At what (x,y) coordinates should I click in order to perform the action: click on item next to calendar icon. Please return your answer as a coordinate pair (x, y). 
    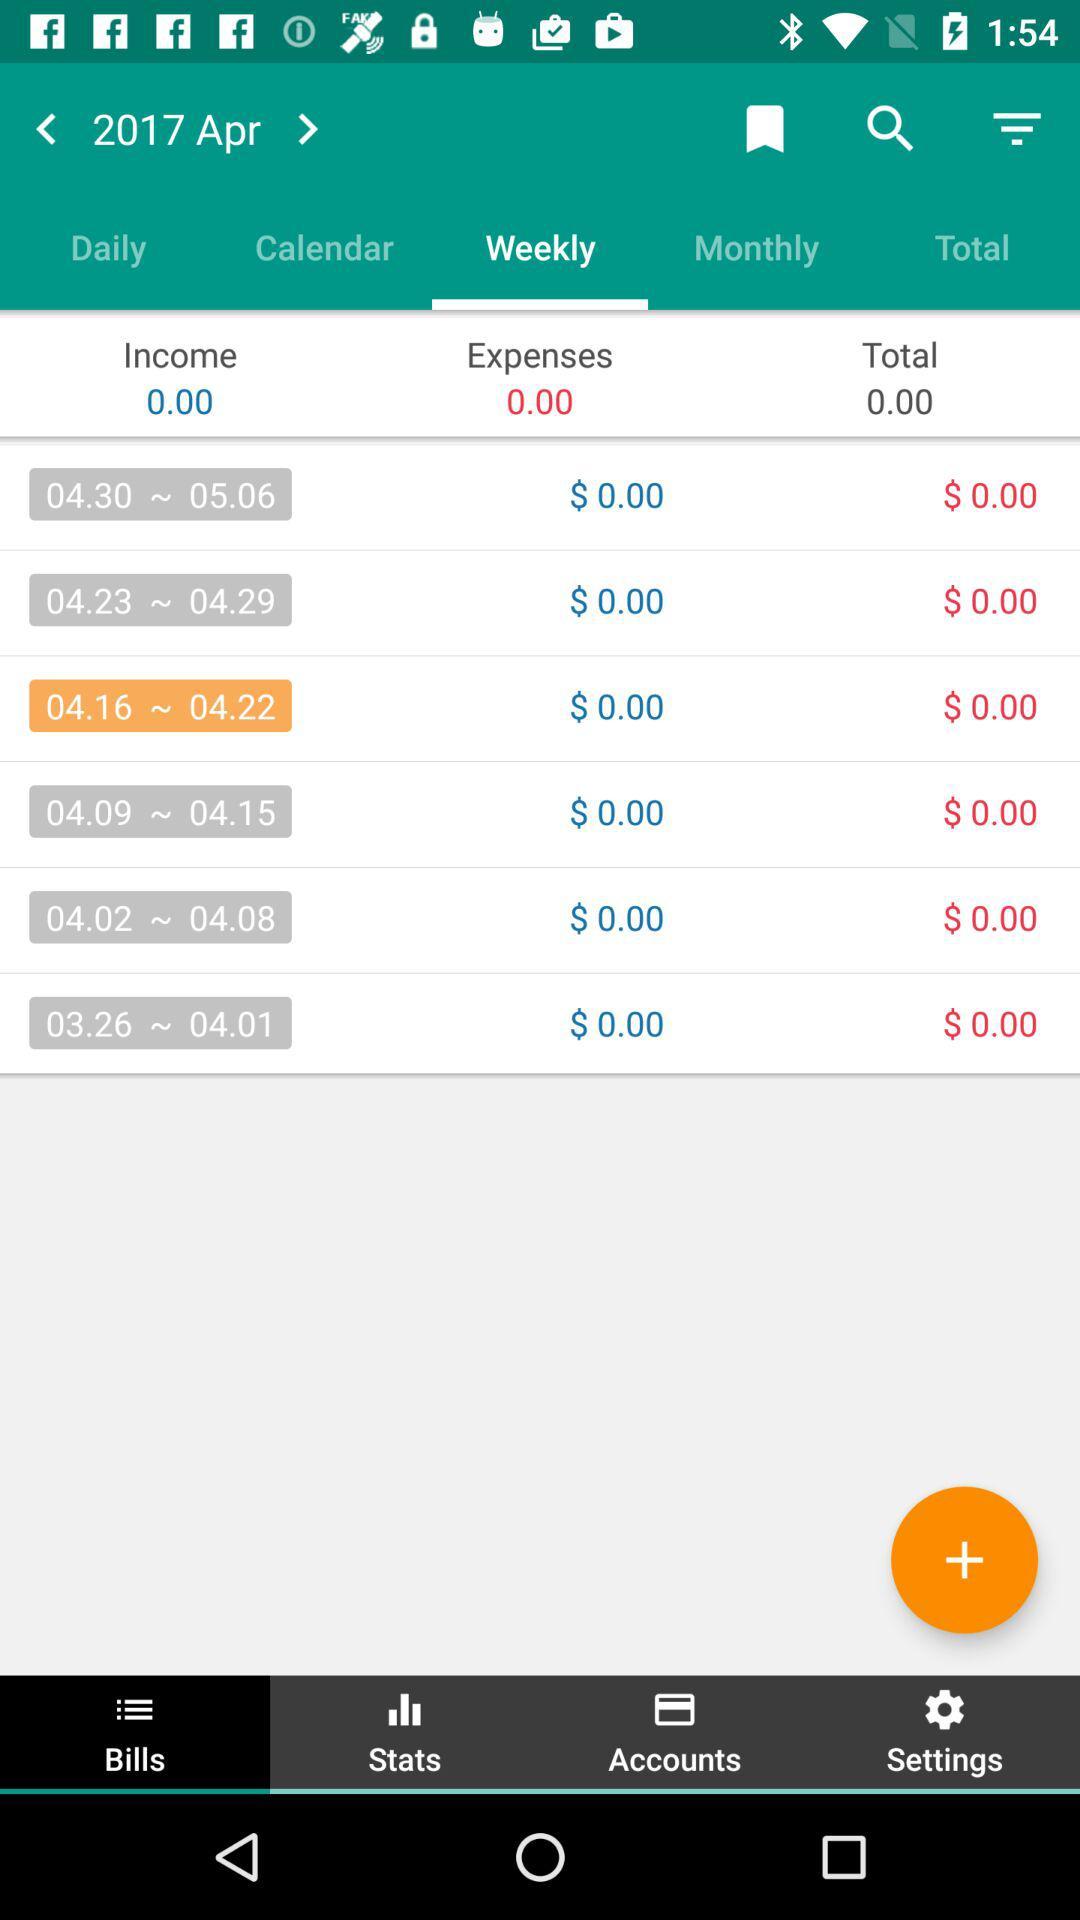
    Looking at the image, I should click on (540, 245).